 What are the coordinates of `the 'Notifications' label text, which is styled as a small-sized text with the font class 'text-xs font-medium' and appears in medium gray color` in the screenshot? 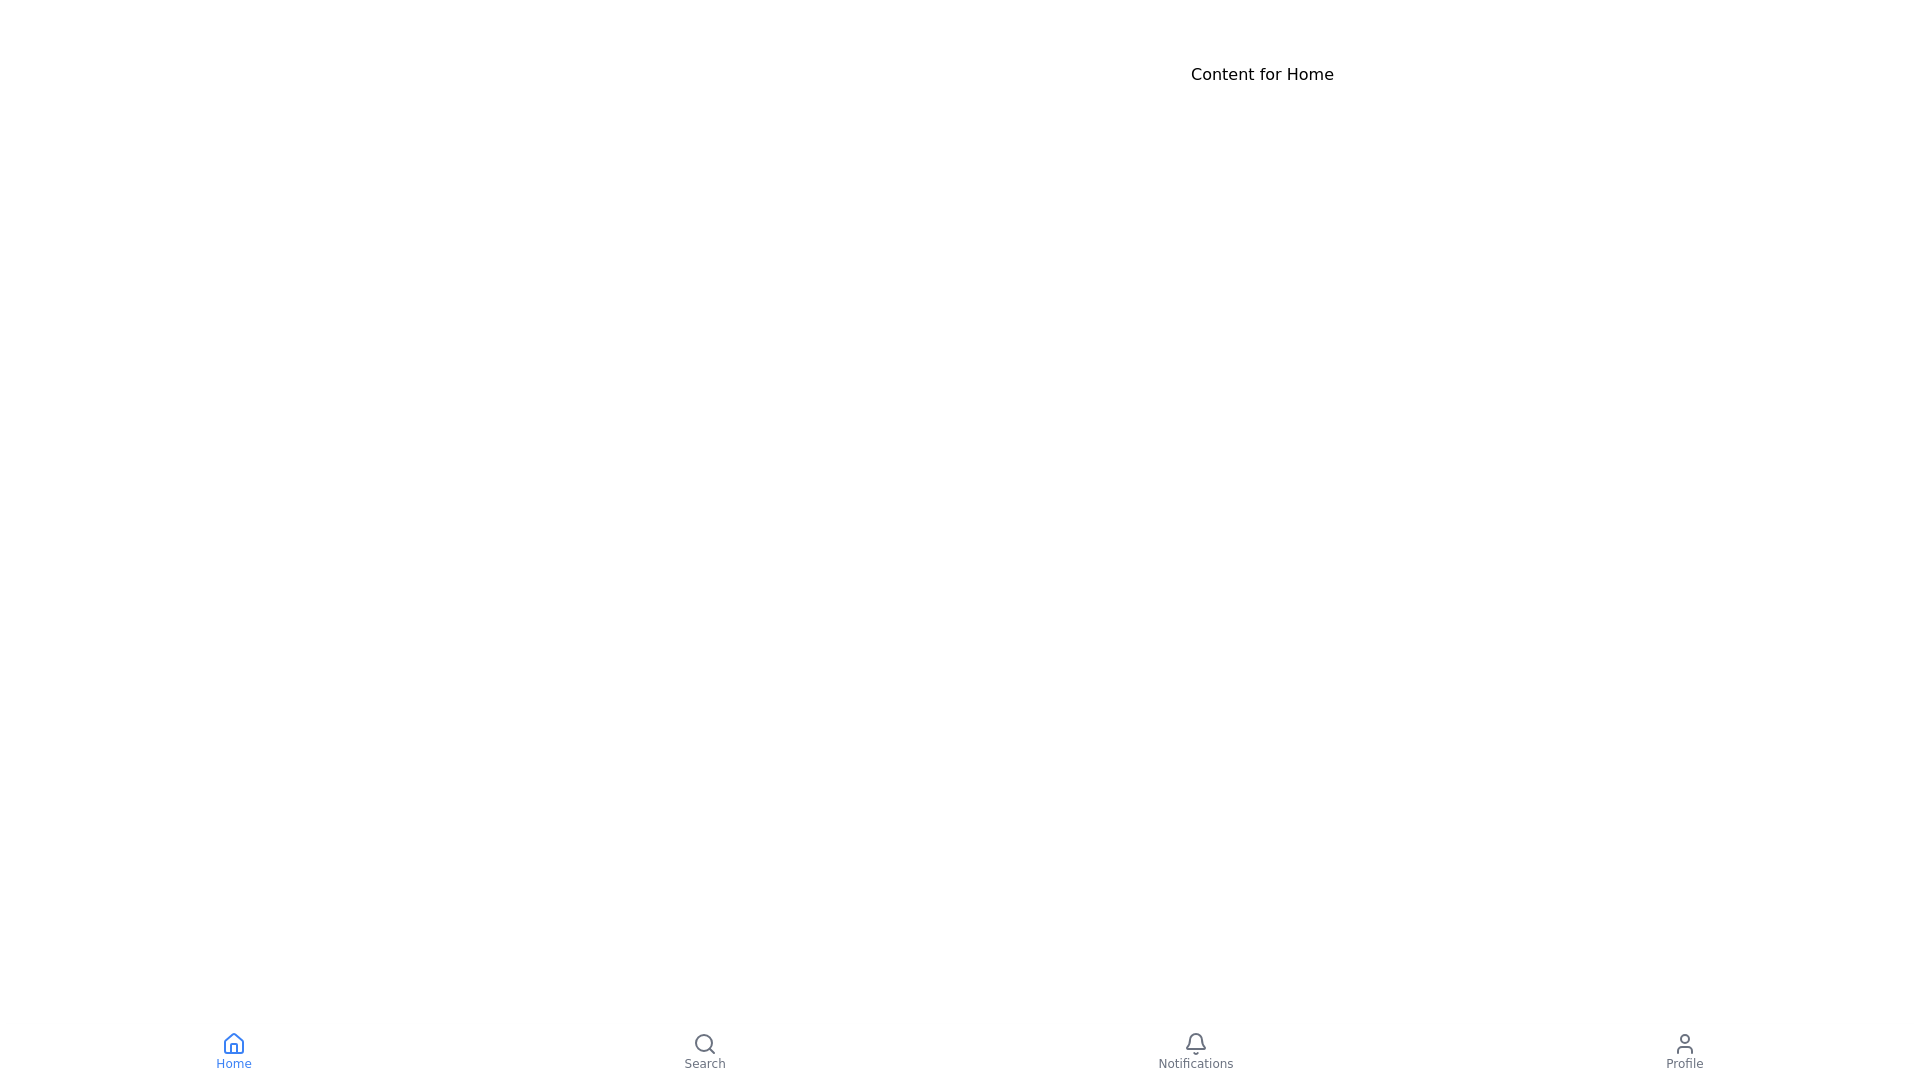 It's located at (1195, 1063).